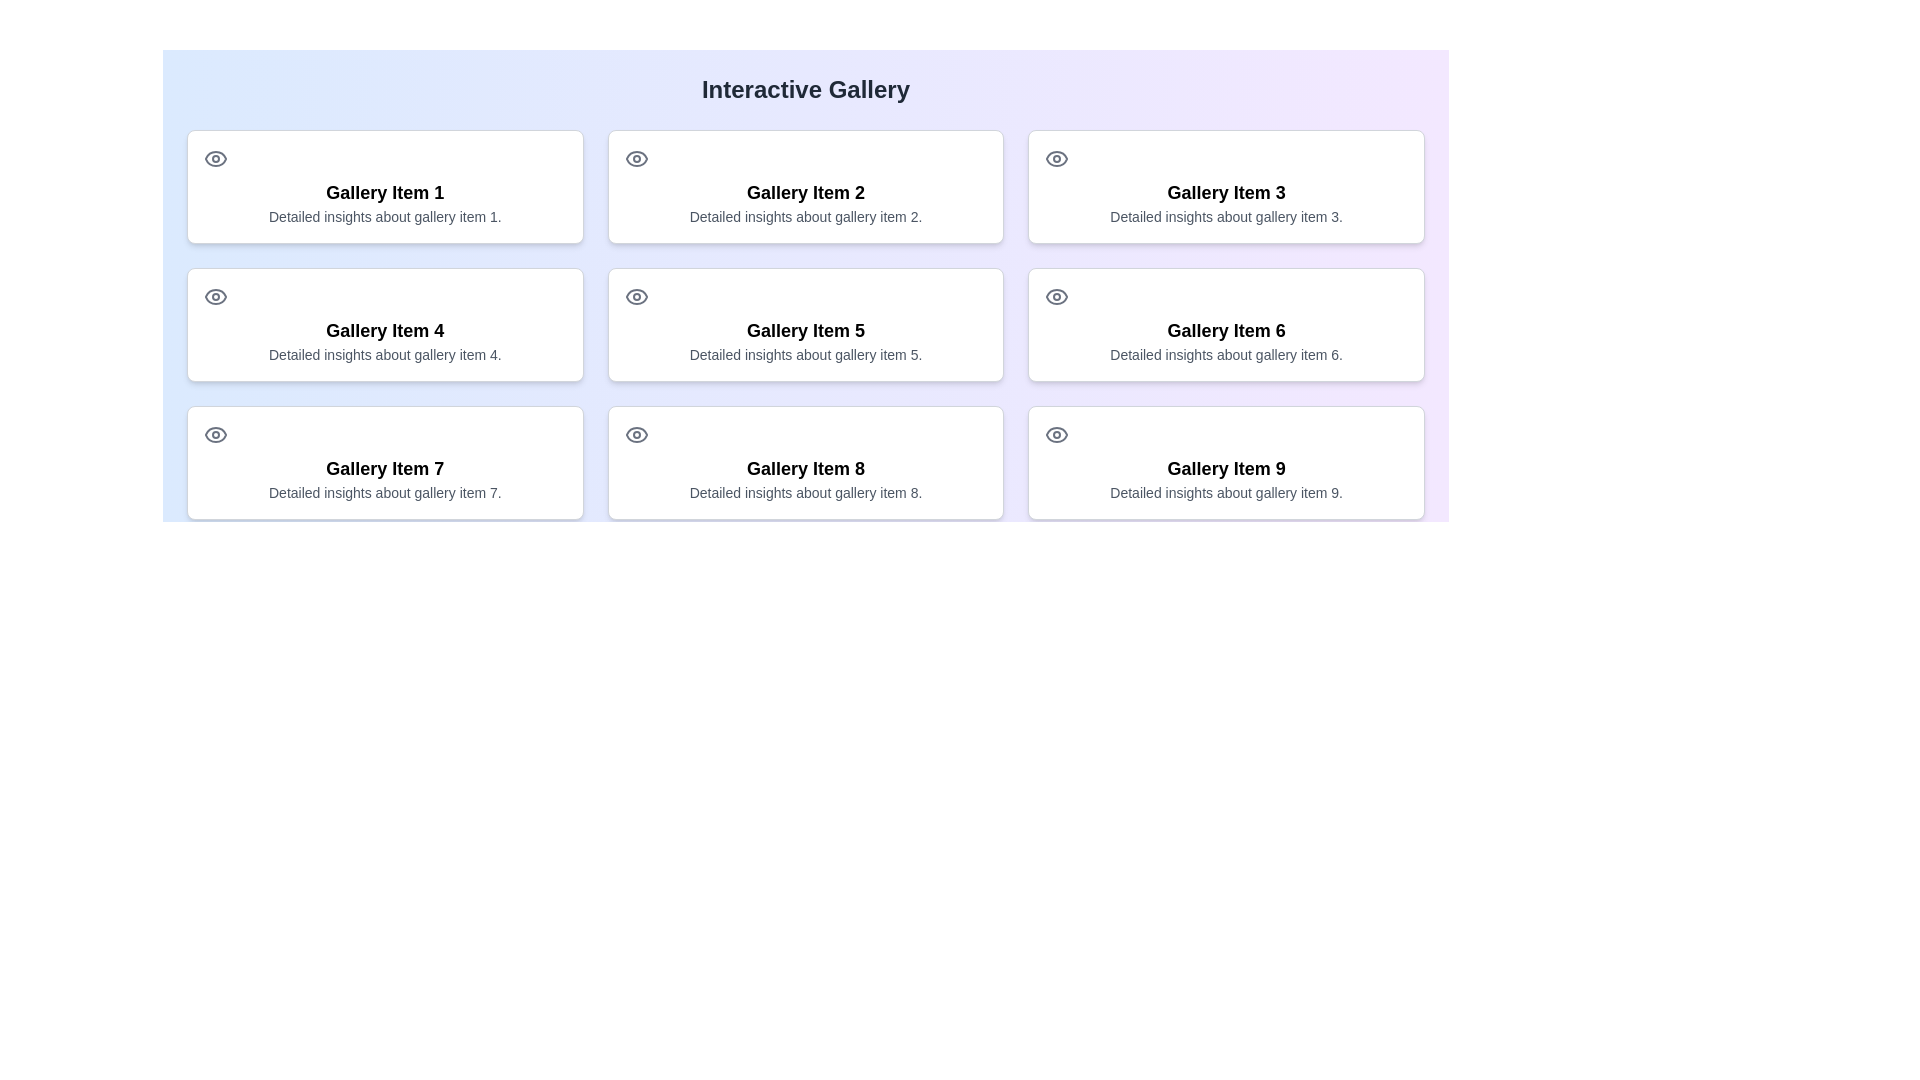 The height and width of the screenshot is (1080, 1920). Describe the element at coordinates (216, 434) in the screenshot. I see `the eye icon located in the top-left corner of the card labeled 'Gallery Item 7' to indicate a viewing or preview function` at that location.